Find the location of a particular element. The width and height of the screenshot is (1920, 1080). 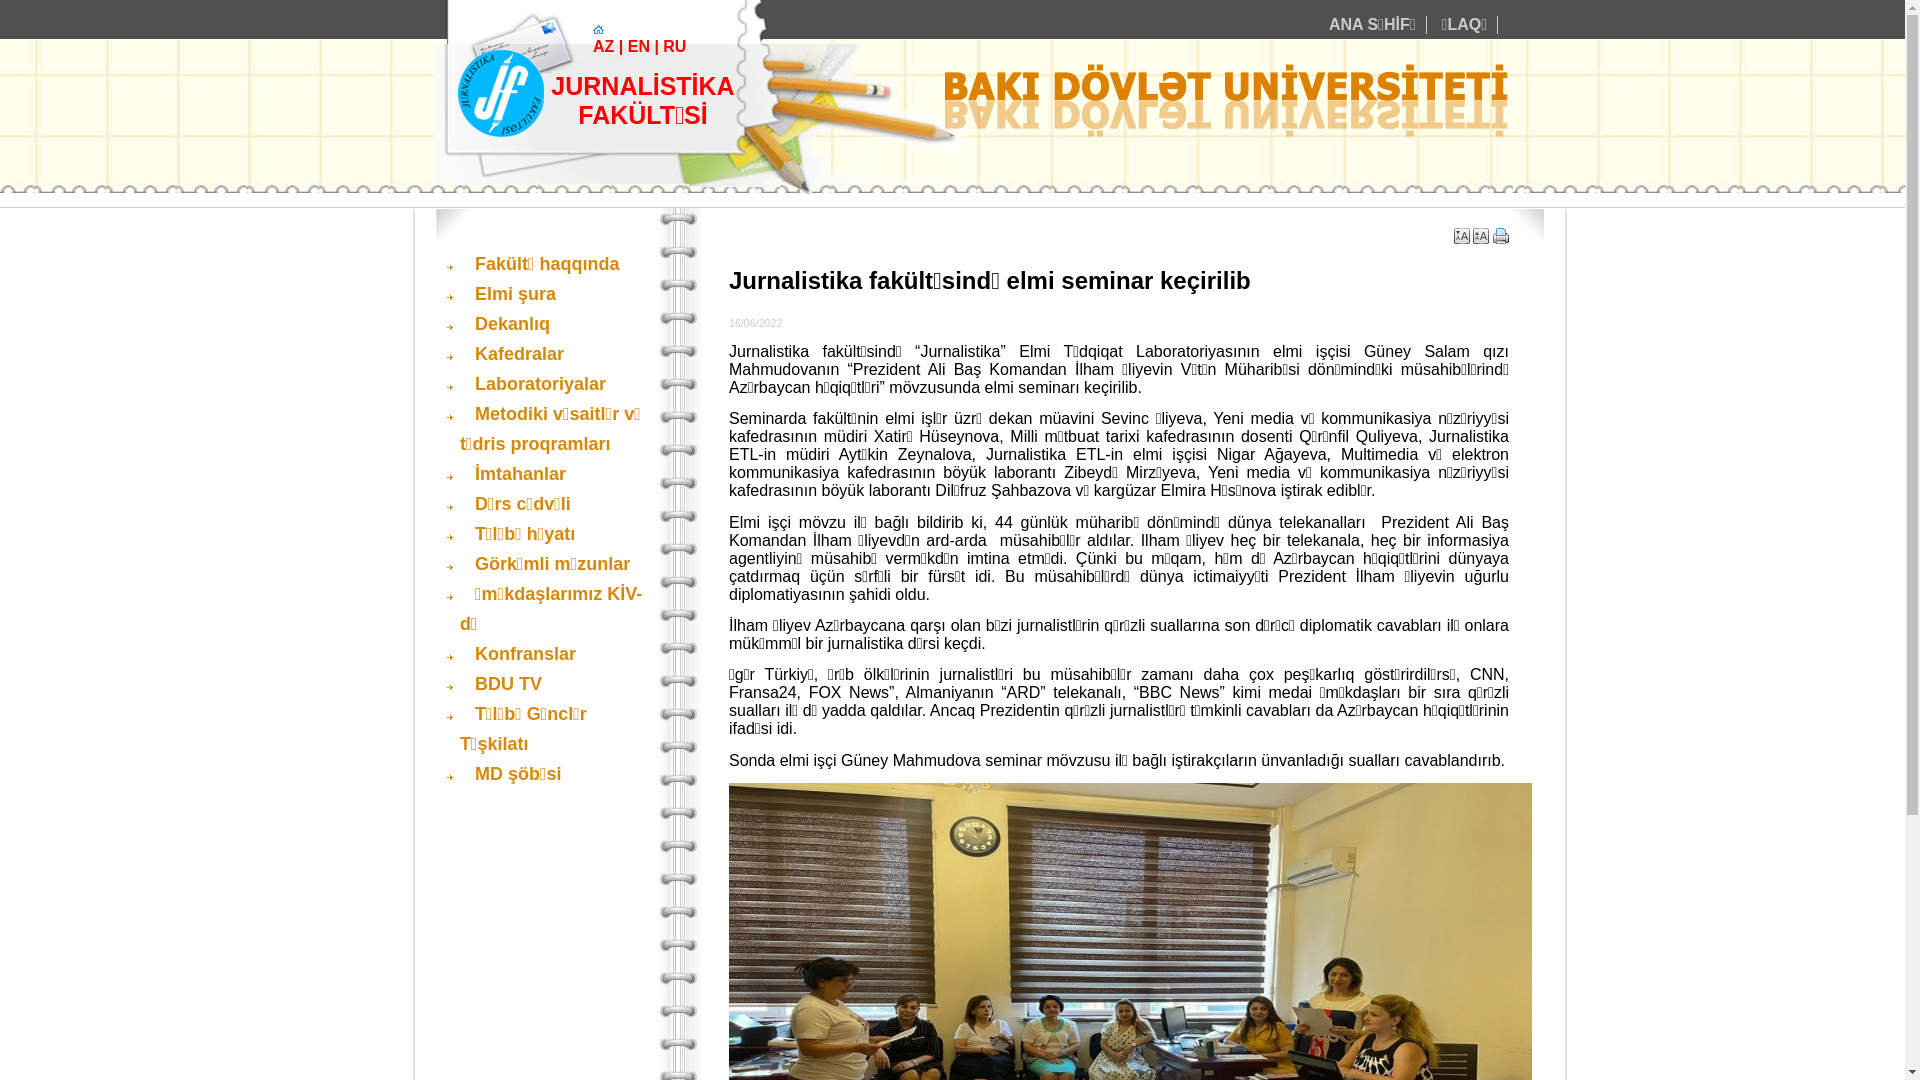

'BDU TV' is located at coordinates (459, 682).